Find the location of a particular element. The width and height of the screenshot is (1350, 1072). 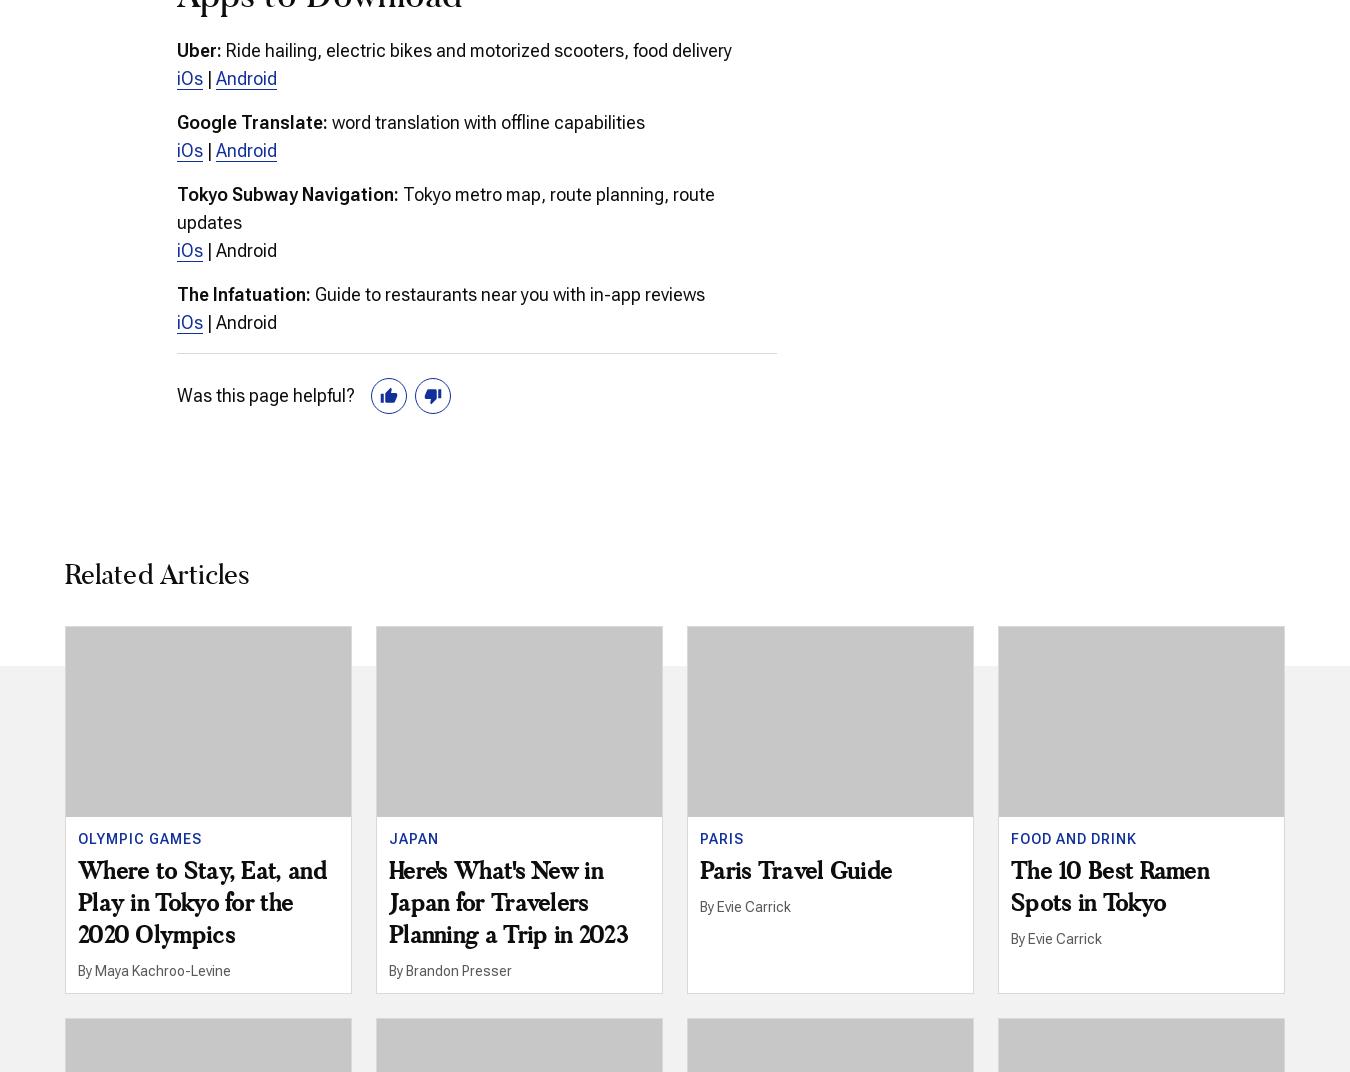

'Guide to restaurants near you with in-app reviews' is located at coordinates (507, 292).